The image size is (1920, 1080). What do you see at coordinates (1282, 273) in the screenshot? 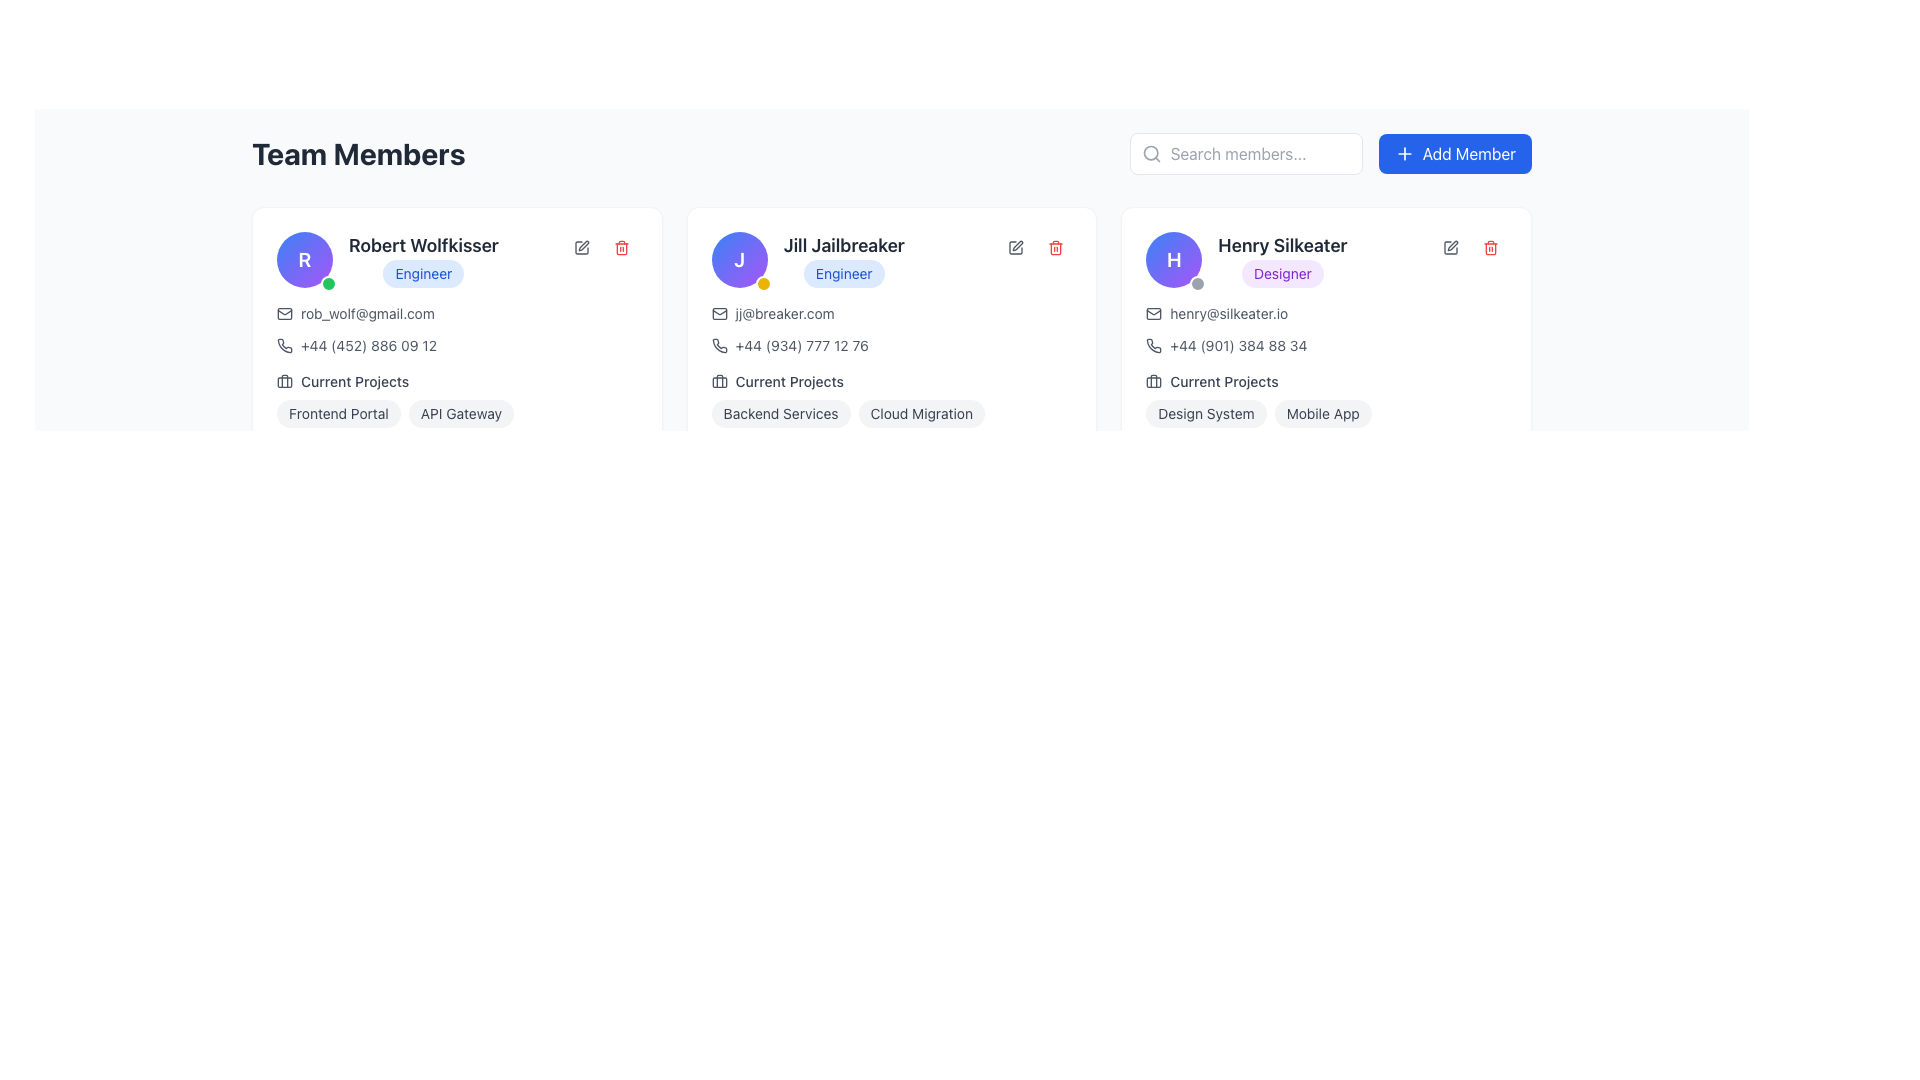
I see `the 'Designer' label for Henry Silkeater located on his profile card in the team members list` at bounding box center [1282, 273].